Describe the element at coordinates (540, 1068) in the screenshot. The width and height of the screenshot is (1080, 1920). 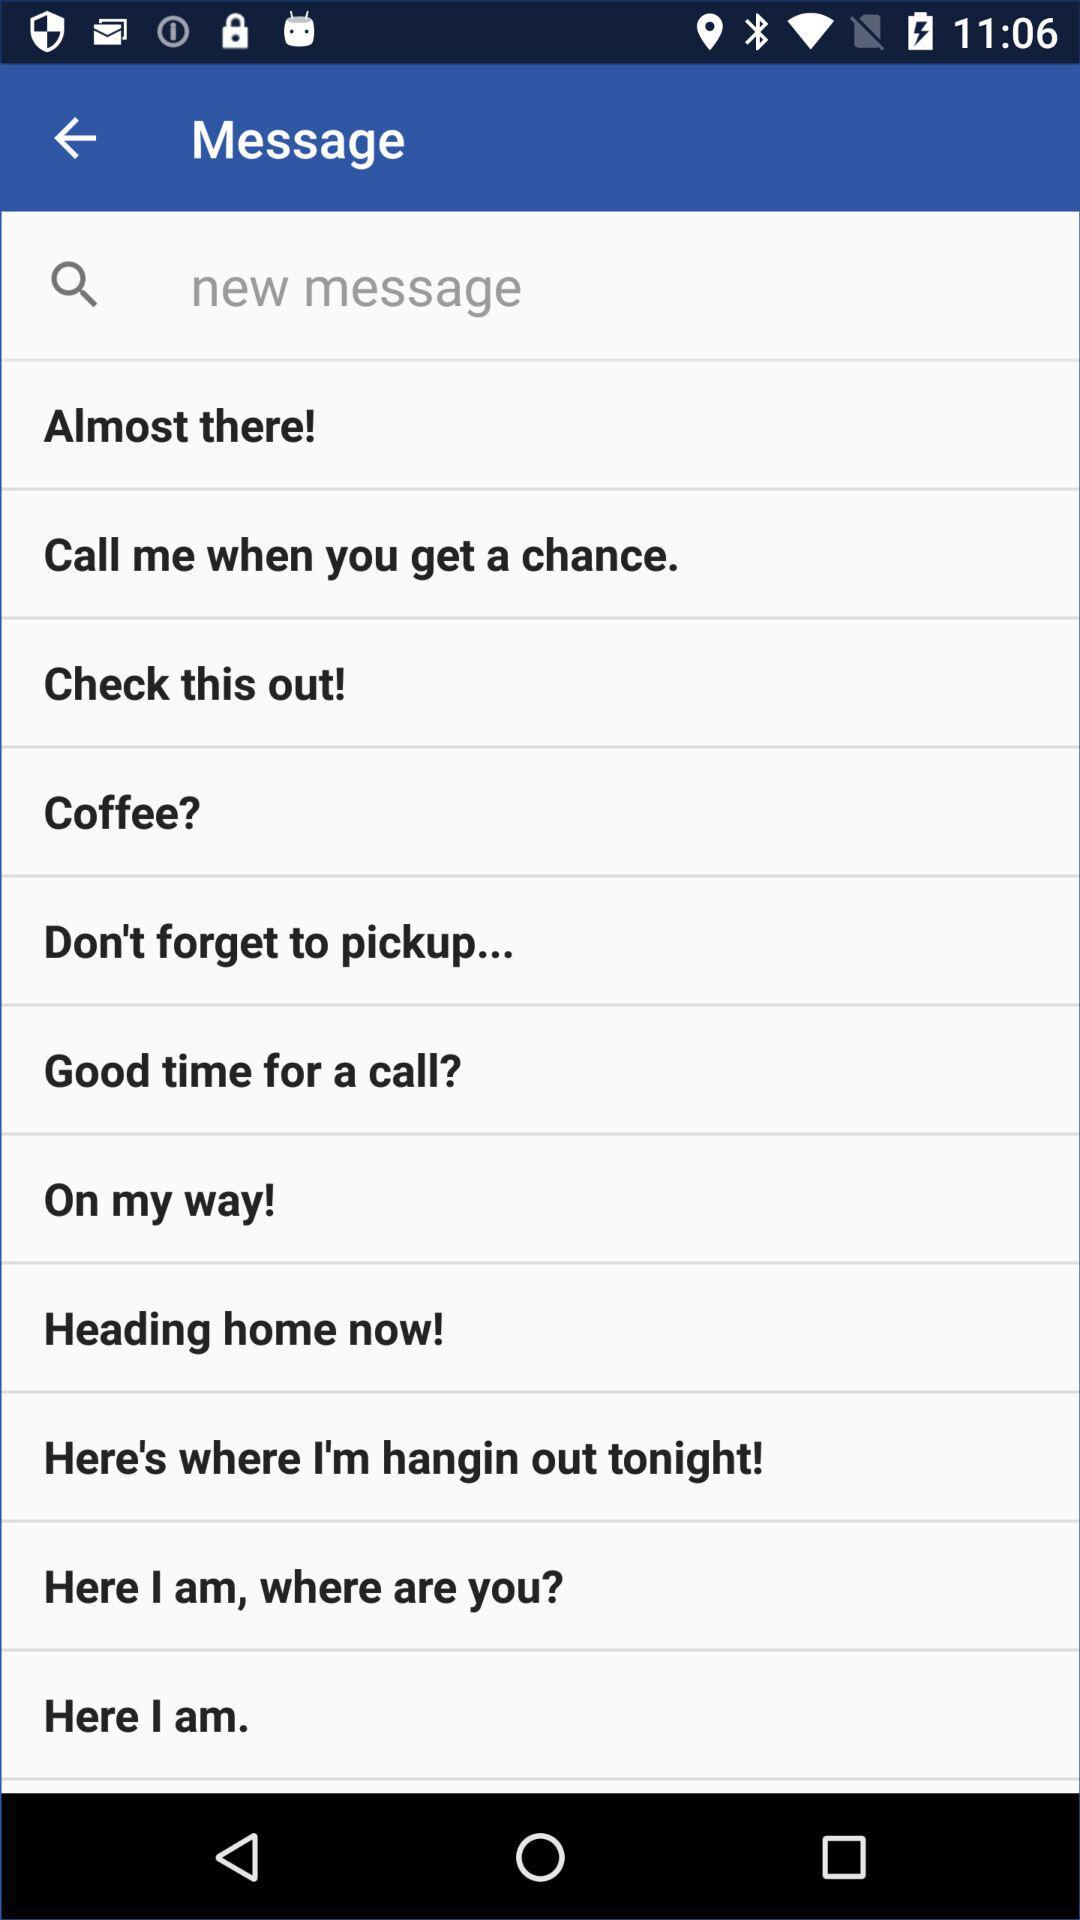
I see `the item above on my way!` at that location.